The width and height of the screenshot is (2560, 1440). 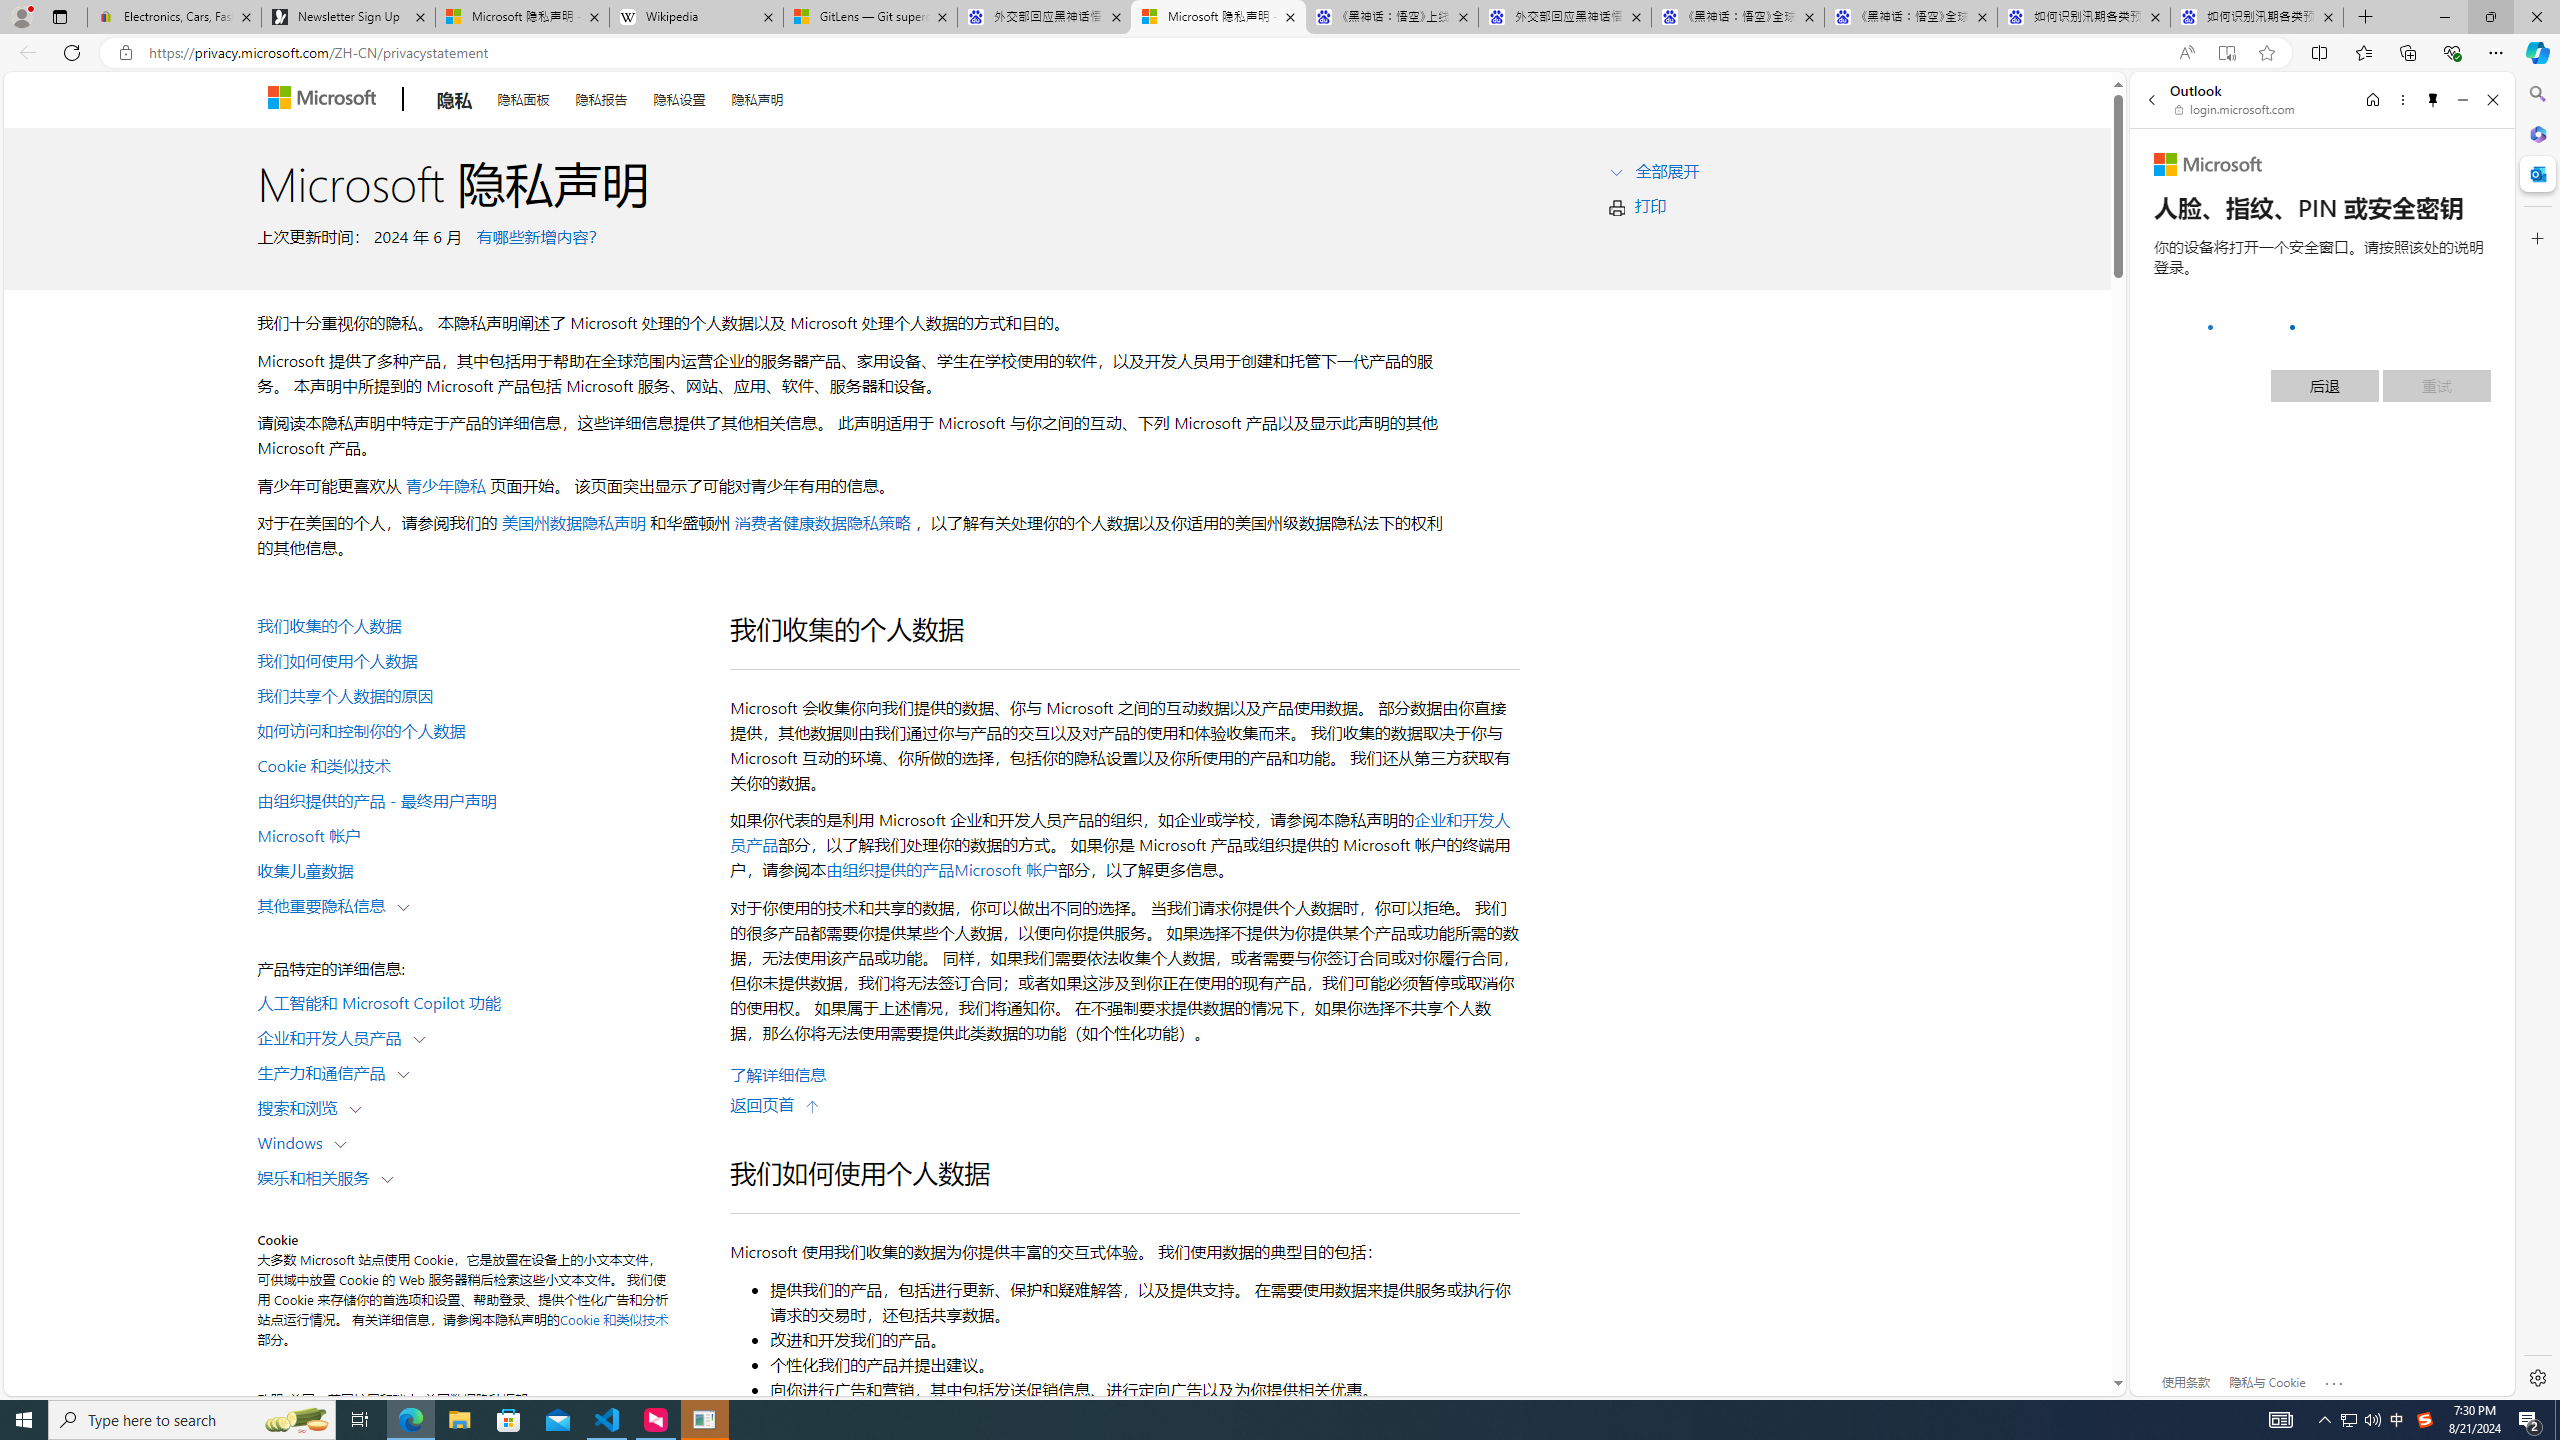 What do you see at coordinates (2226, 53) in the screenshot?
I see `'Enter Immersive Reader (F9)'` at bounding box center [2226, 53].